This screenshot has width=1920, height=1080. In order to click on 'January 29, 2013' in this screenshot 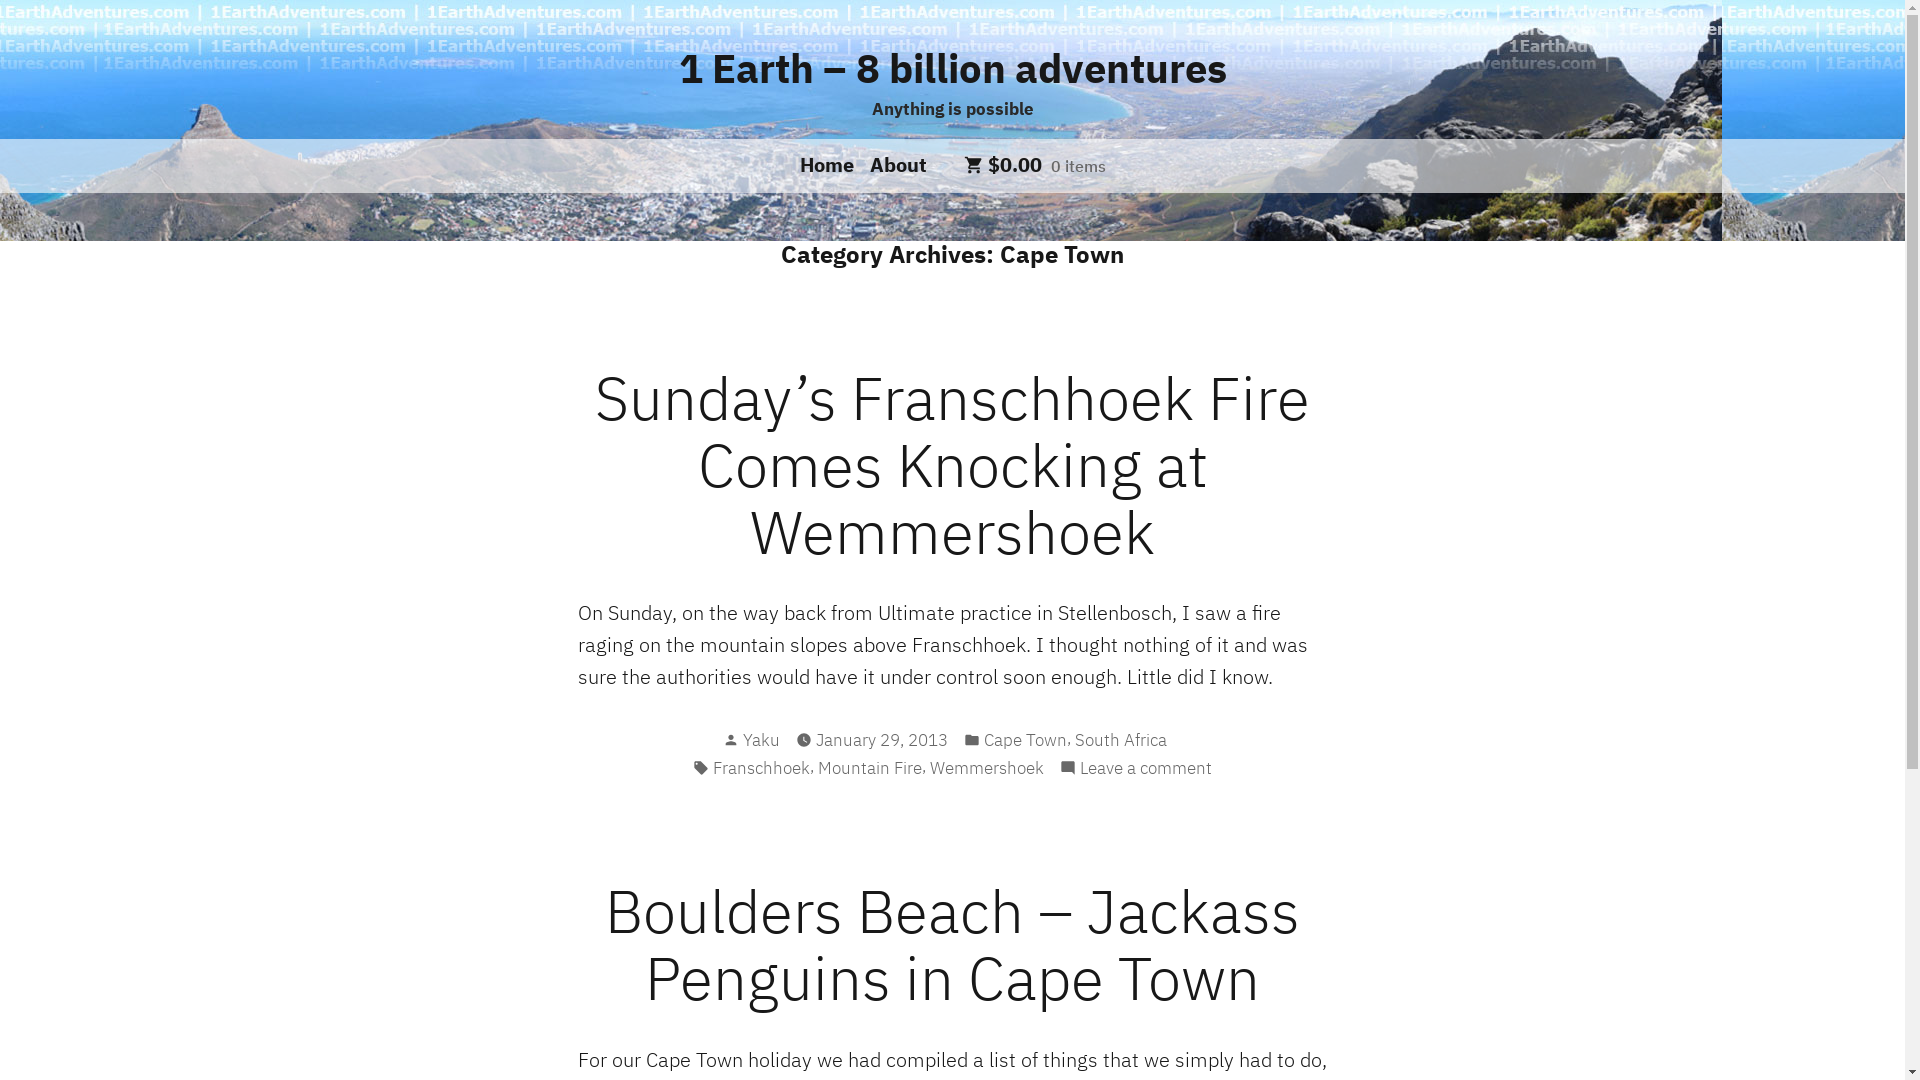, I will do `click(881, 740)`.